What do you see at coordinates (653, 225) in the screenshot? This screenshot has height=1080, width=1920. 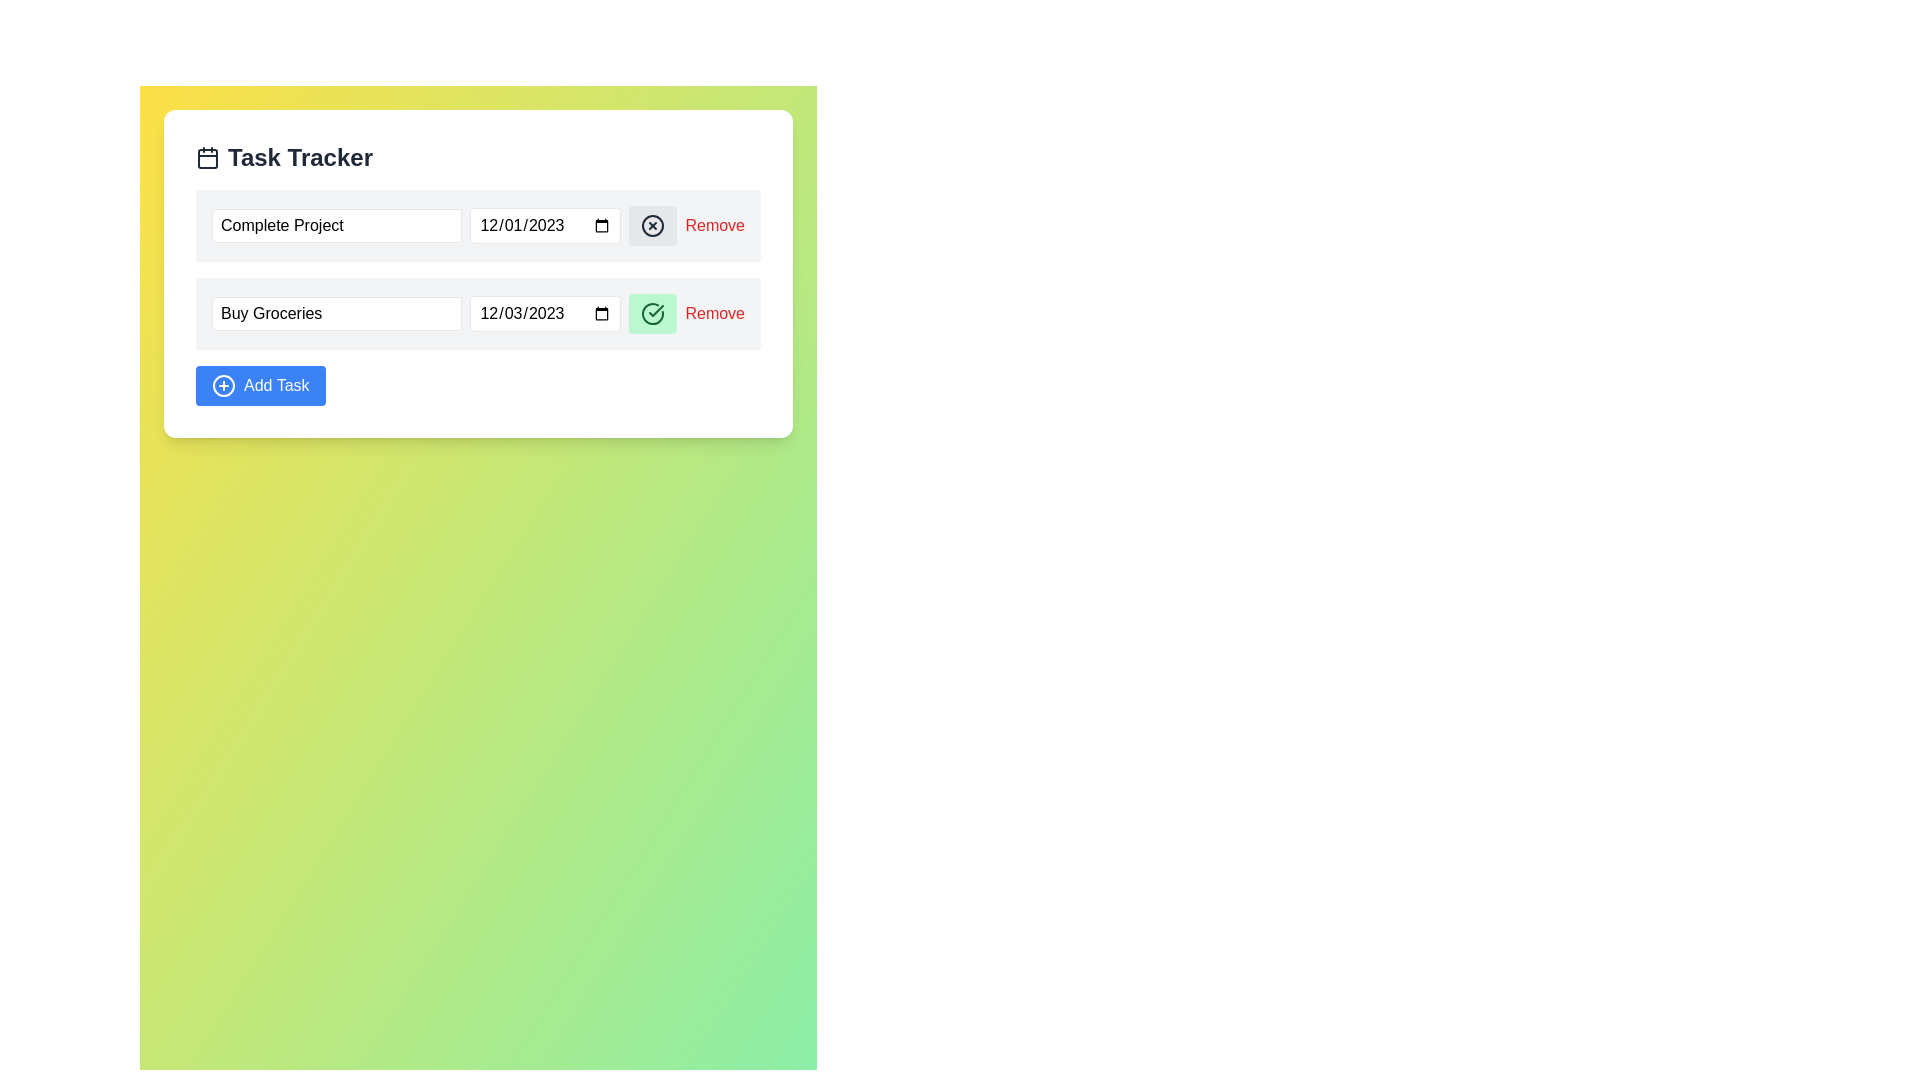 I see `the close or cancel icon button located within the first task entry of the task tracker, positioned between the date picker and the 'Remove' button` at bounding box center [653, 225].